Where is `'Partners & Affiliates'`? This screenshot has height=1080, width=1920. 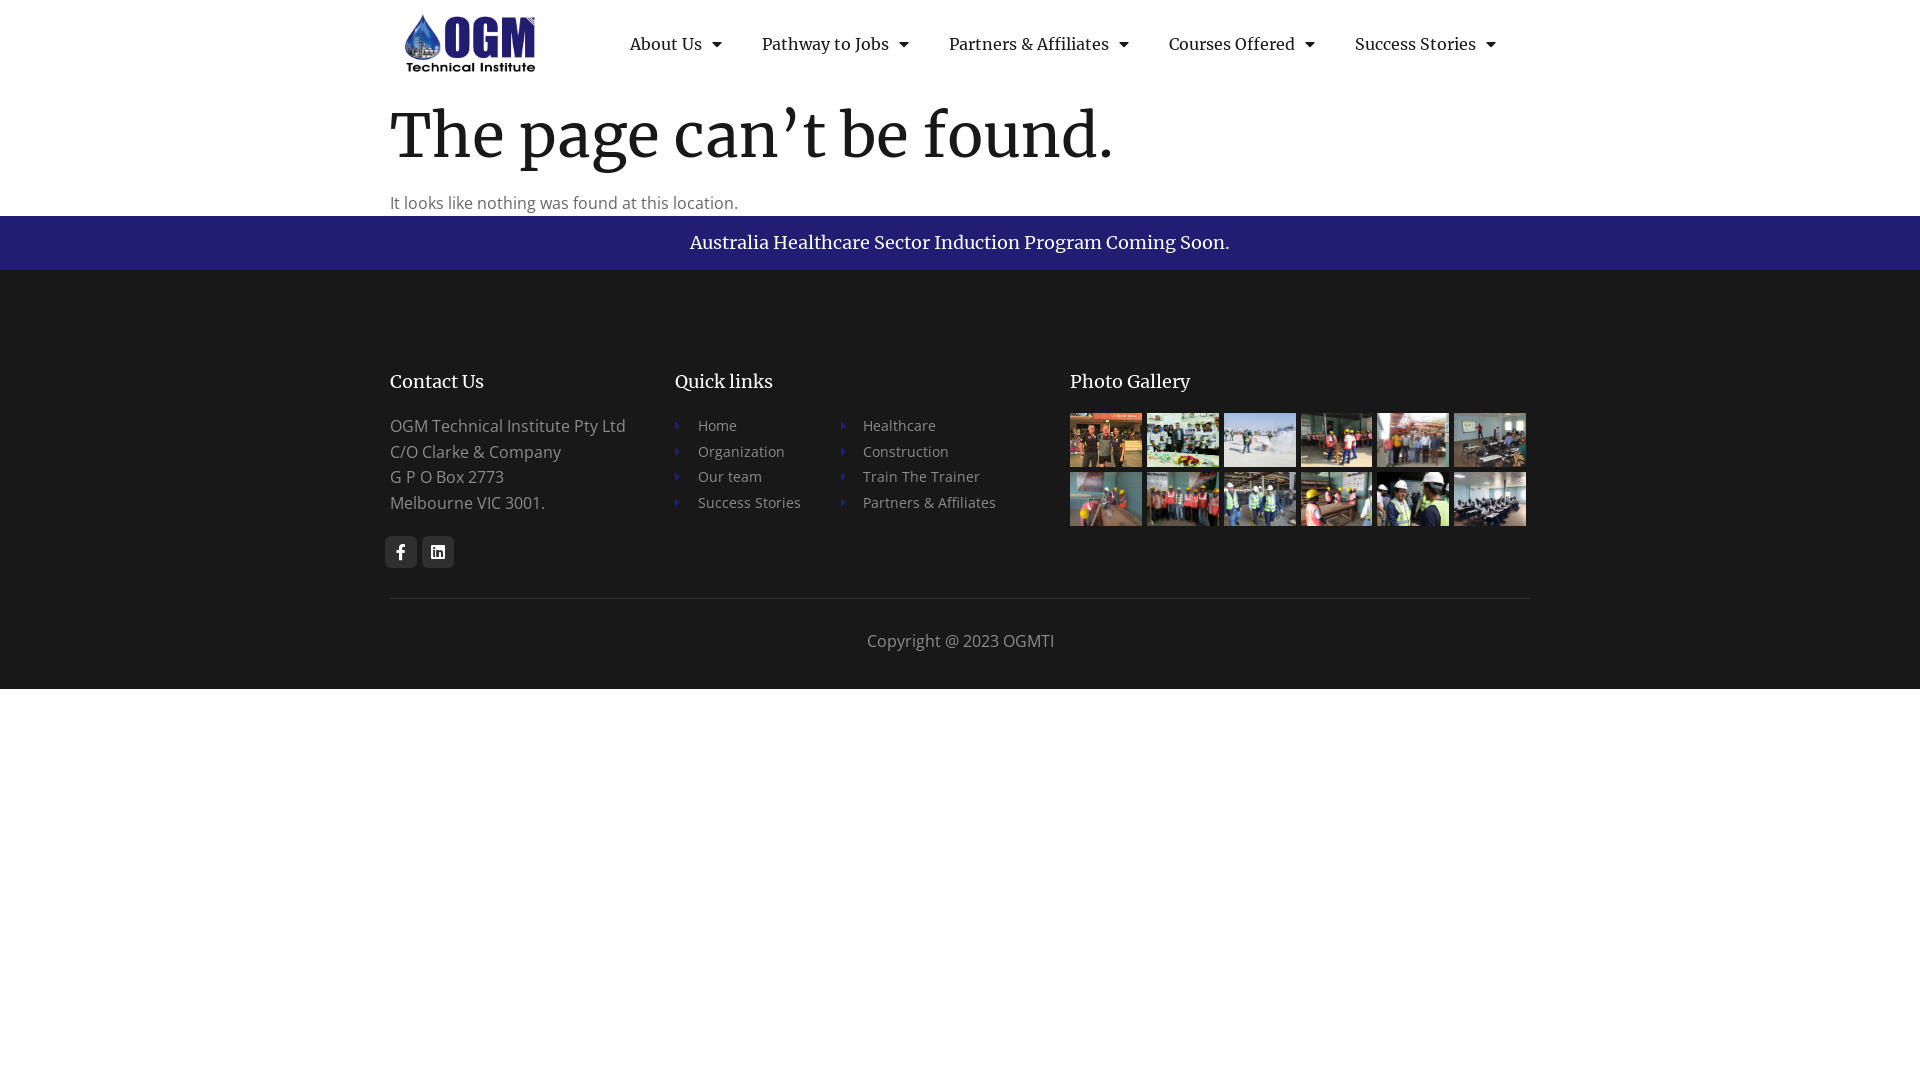
'Partners & Affiliates' is located at coordinates (916, 501).